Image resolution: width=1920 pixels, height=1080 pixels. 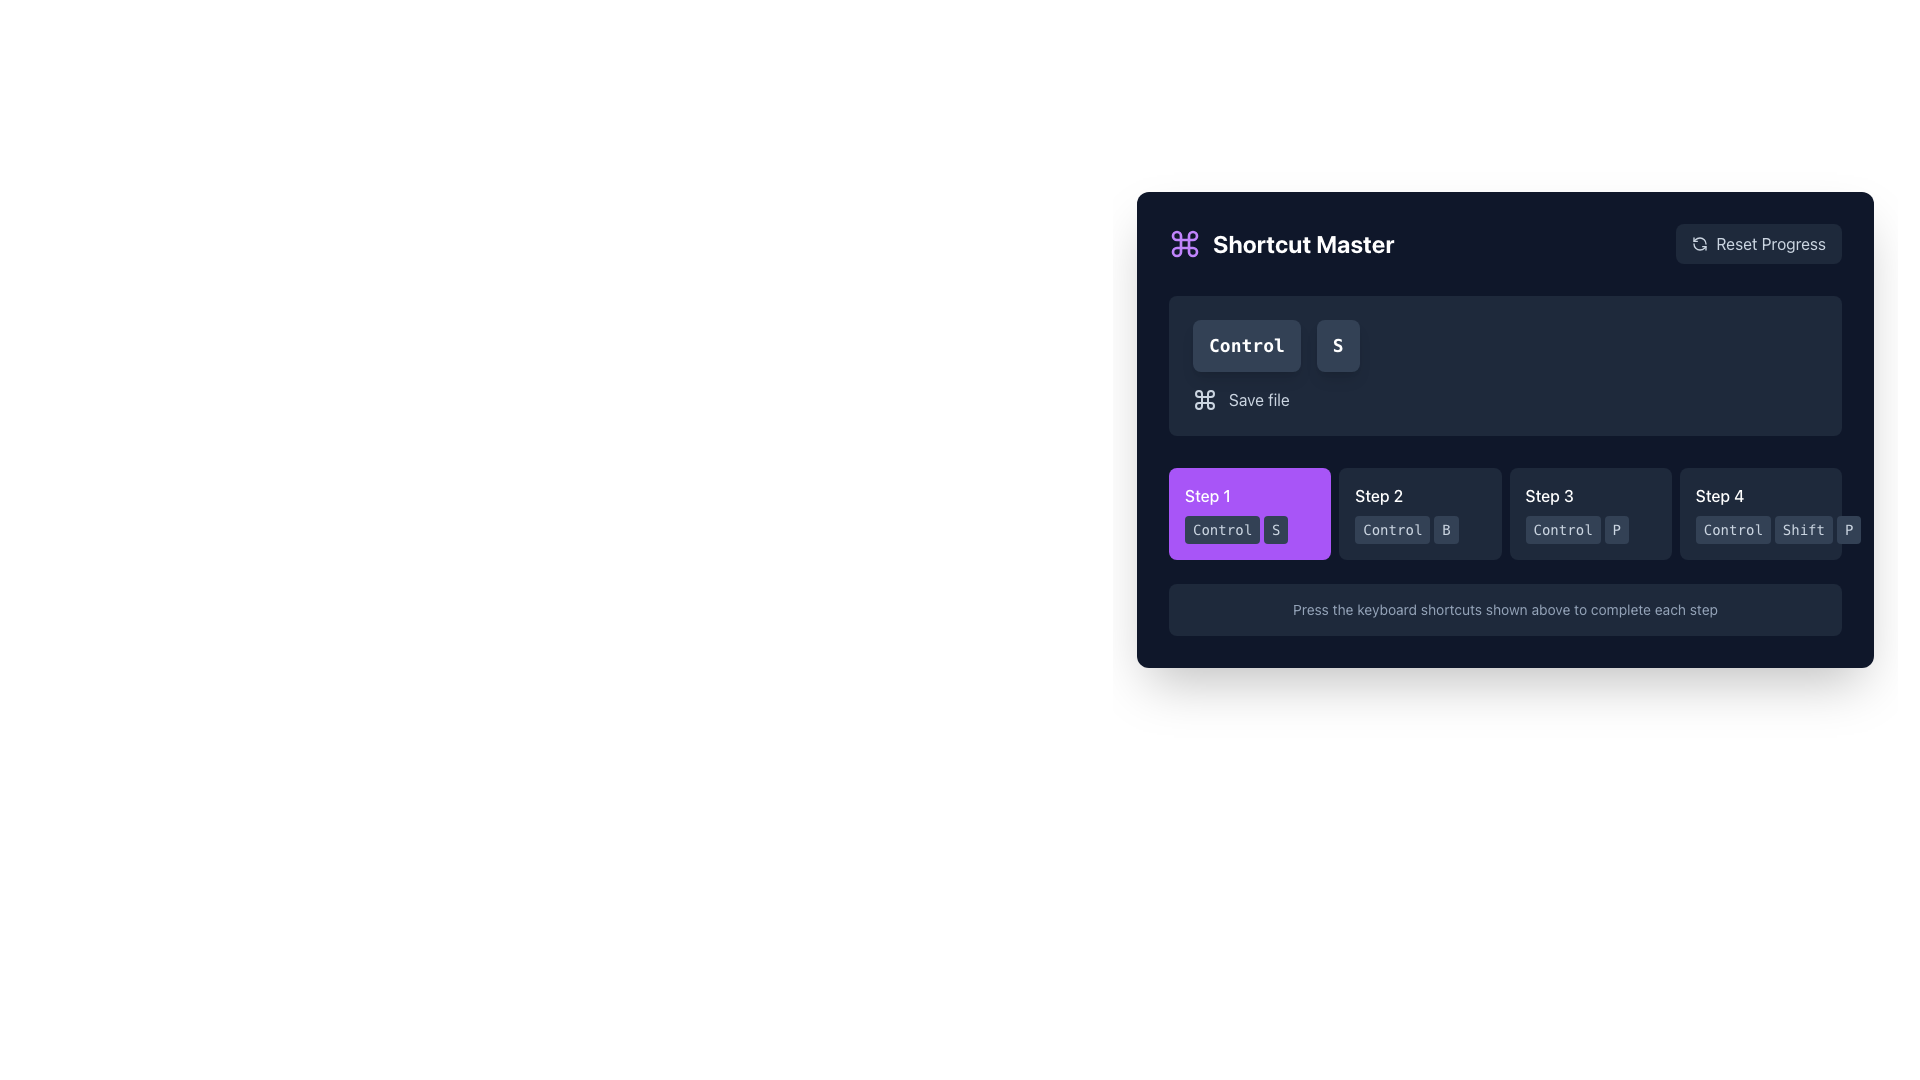 What do you see at coordinates (1760, 528) in the screenshot?
I see `the 'Control' button` at bounding box center [1760, 528].